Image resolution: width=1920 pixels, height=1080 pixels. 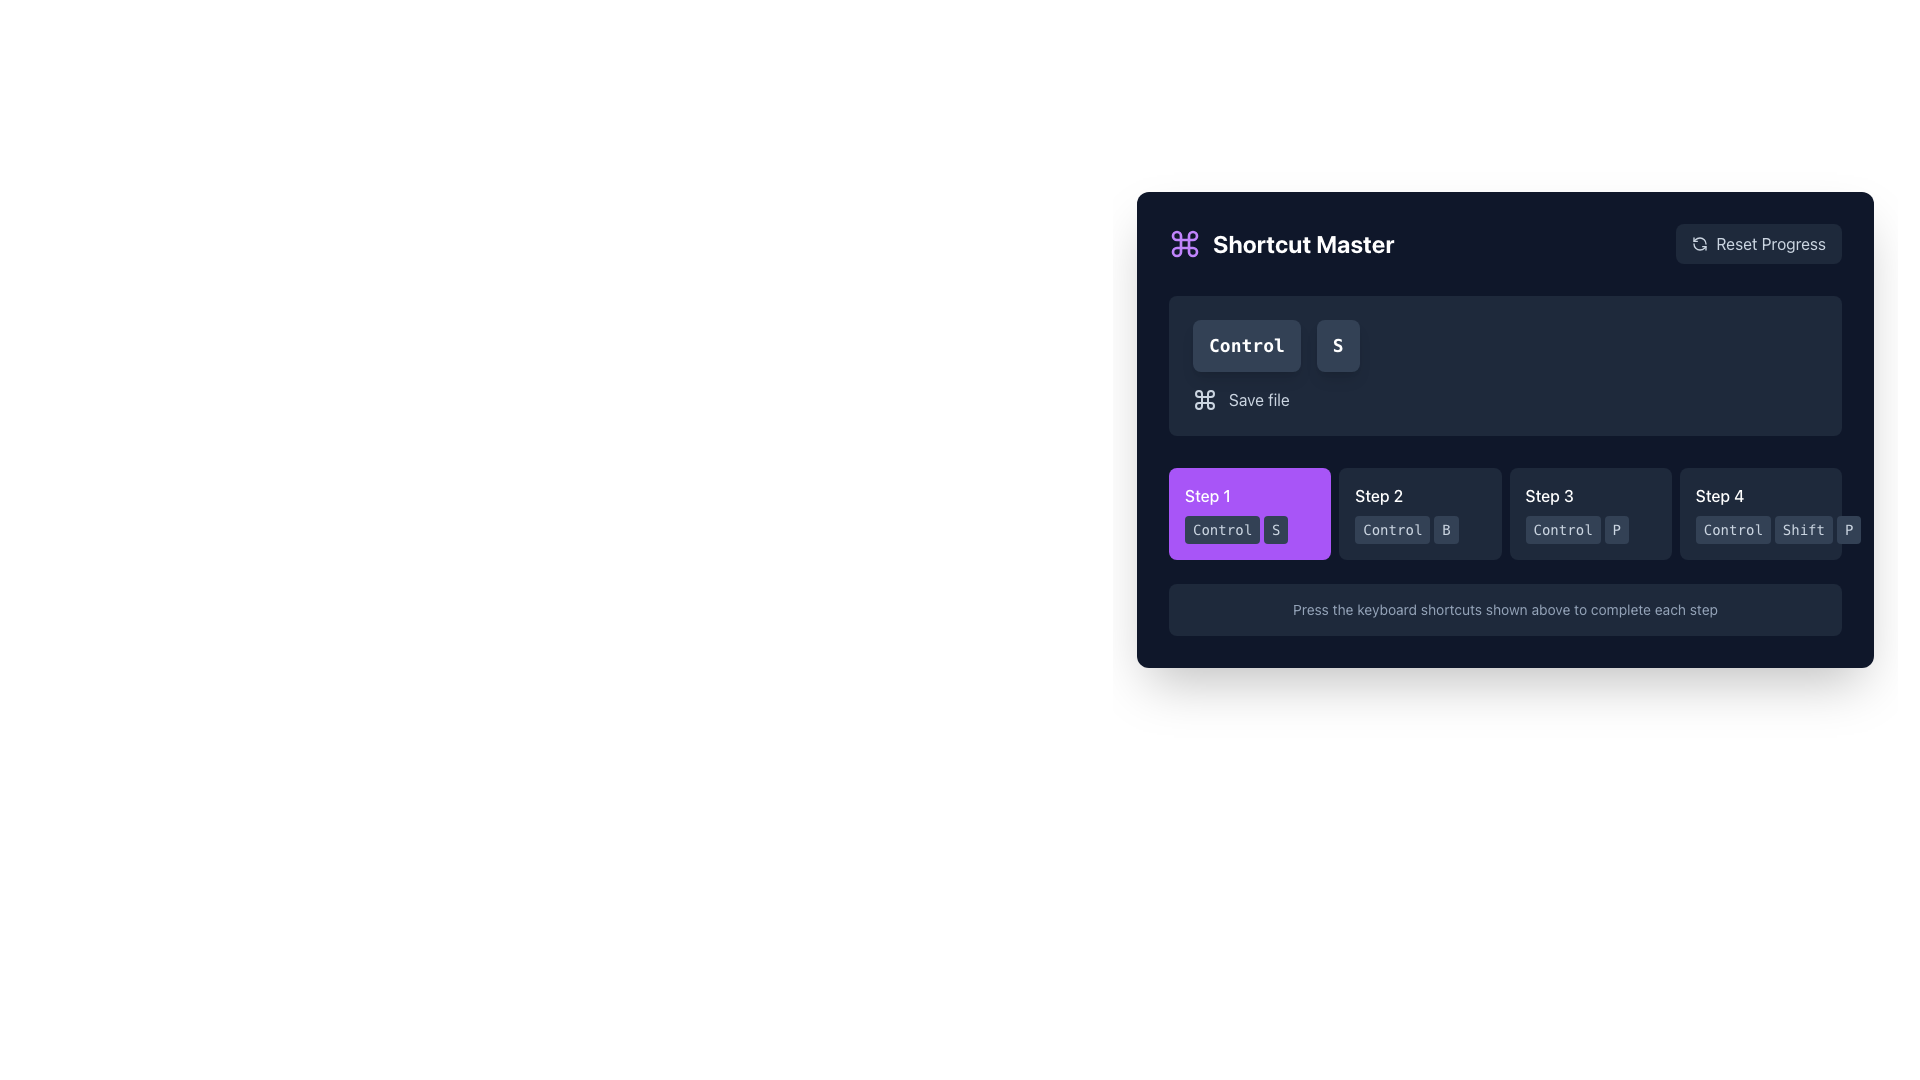 What do you see at coordinates (1760, 528) in the screenshot?
I see `the 'Control' button` at bounding box center [1760, 528].